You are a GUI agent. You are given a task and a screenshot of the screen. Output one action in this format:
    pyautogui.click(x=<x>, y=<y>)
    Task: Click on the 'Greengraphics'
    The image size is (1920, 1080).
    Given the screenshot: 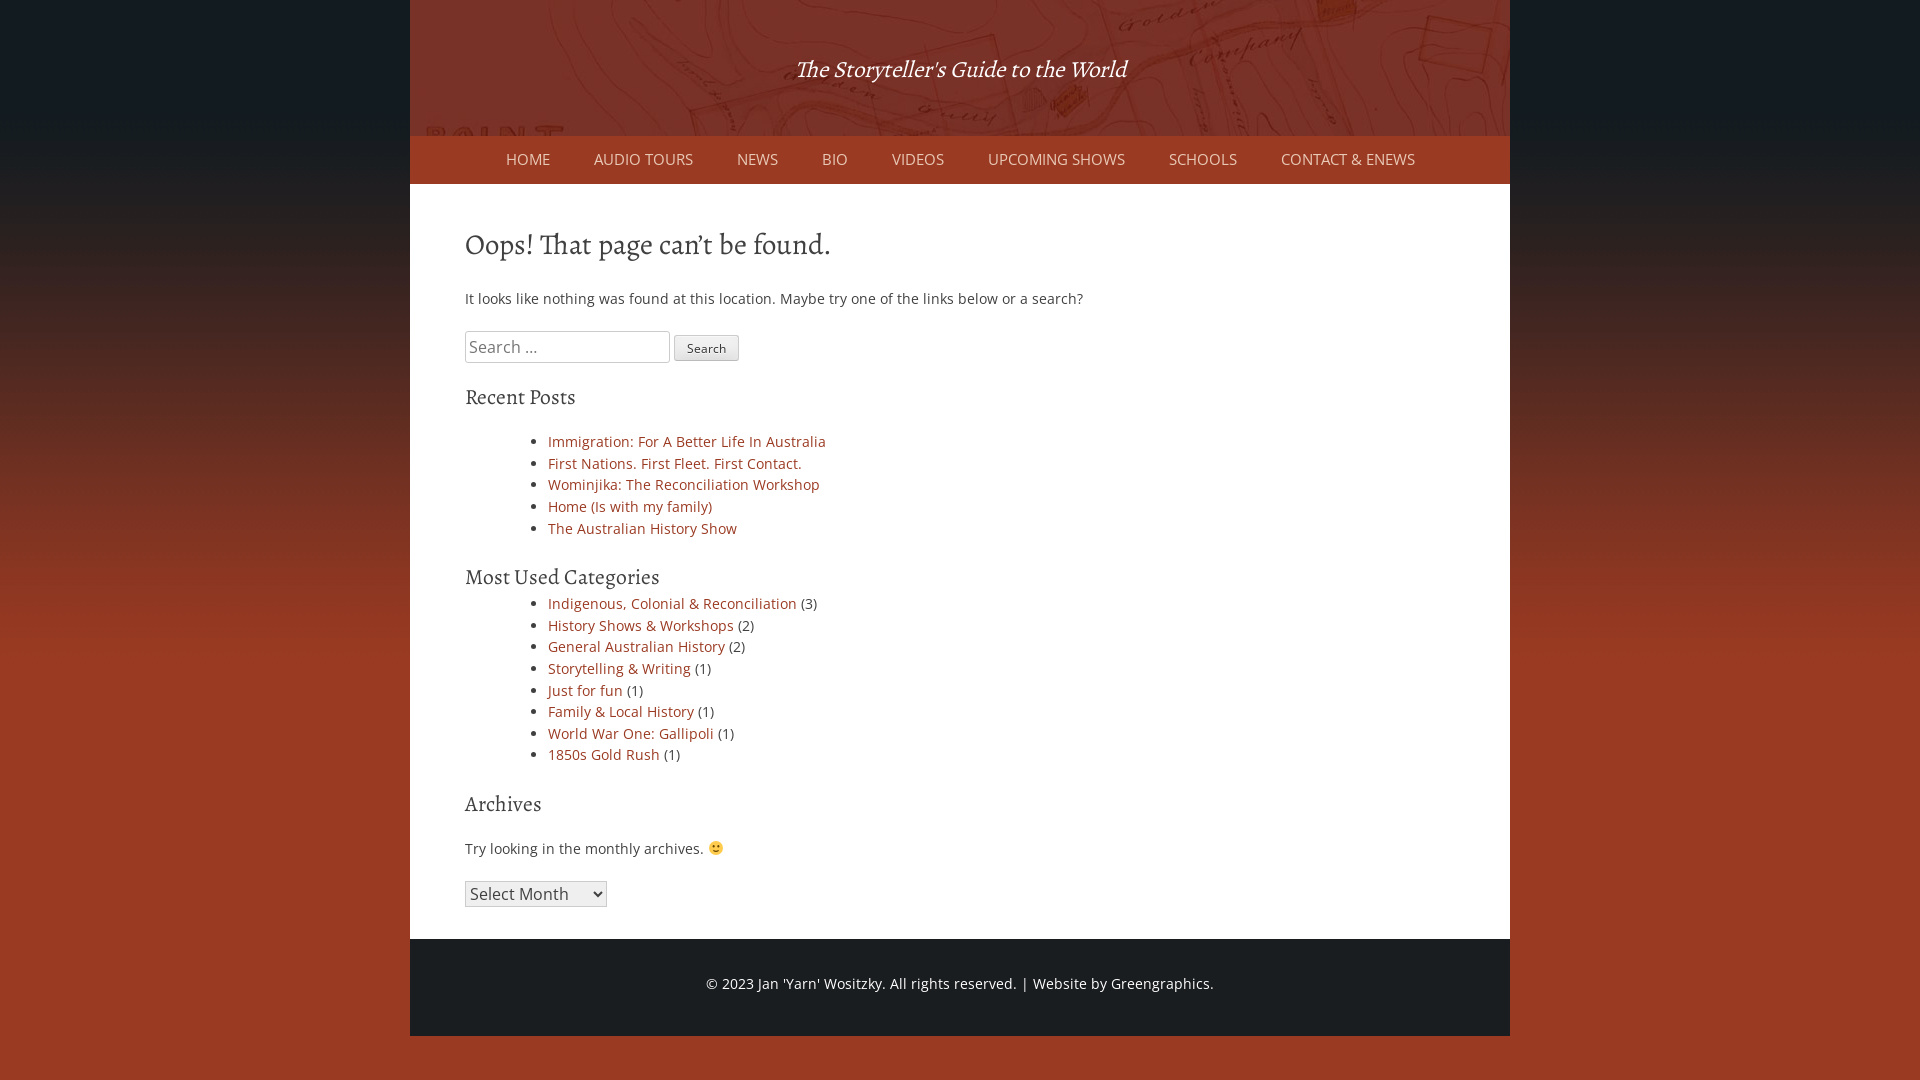 What is the action you would take?
    pyautogui.click(x=1160, y=982)
    